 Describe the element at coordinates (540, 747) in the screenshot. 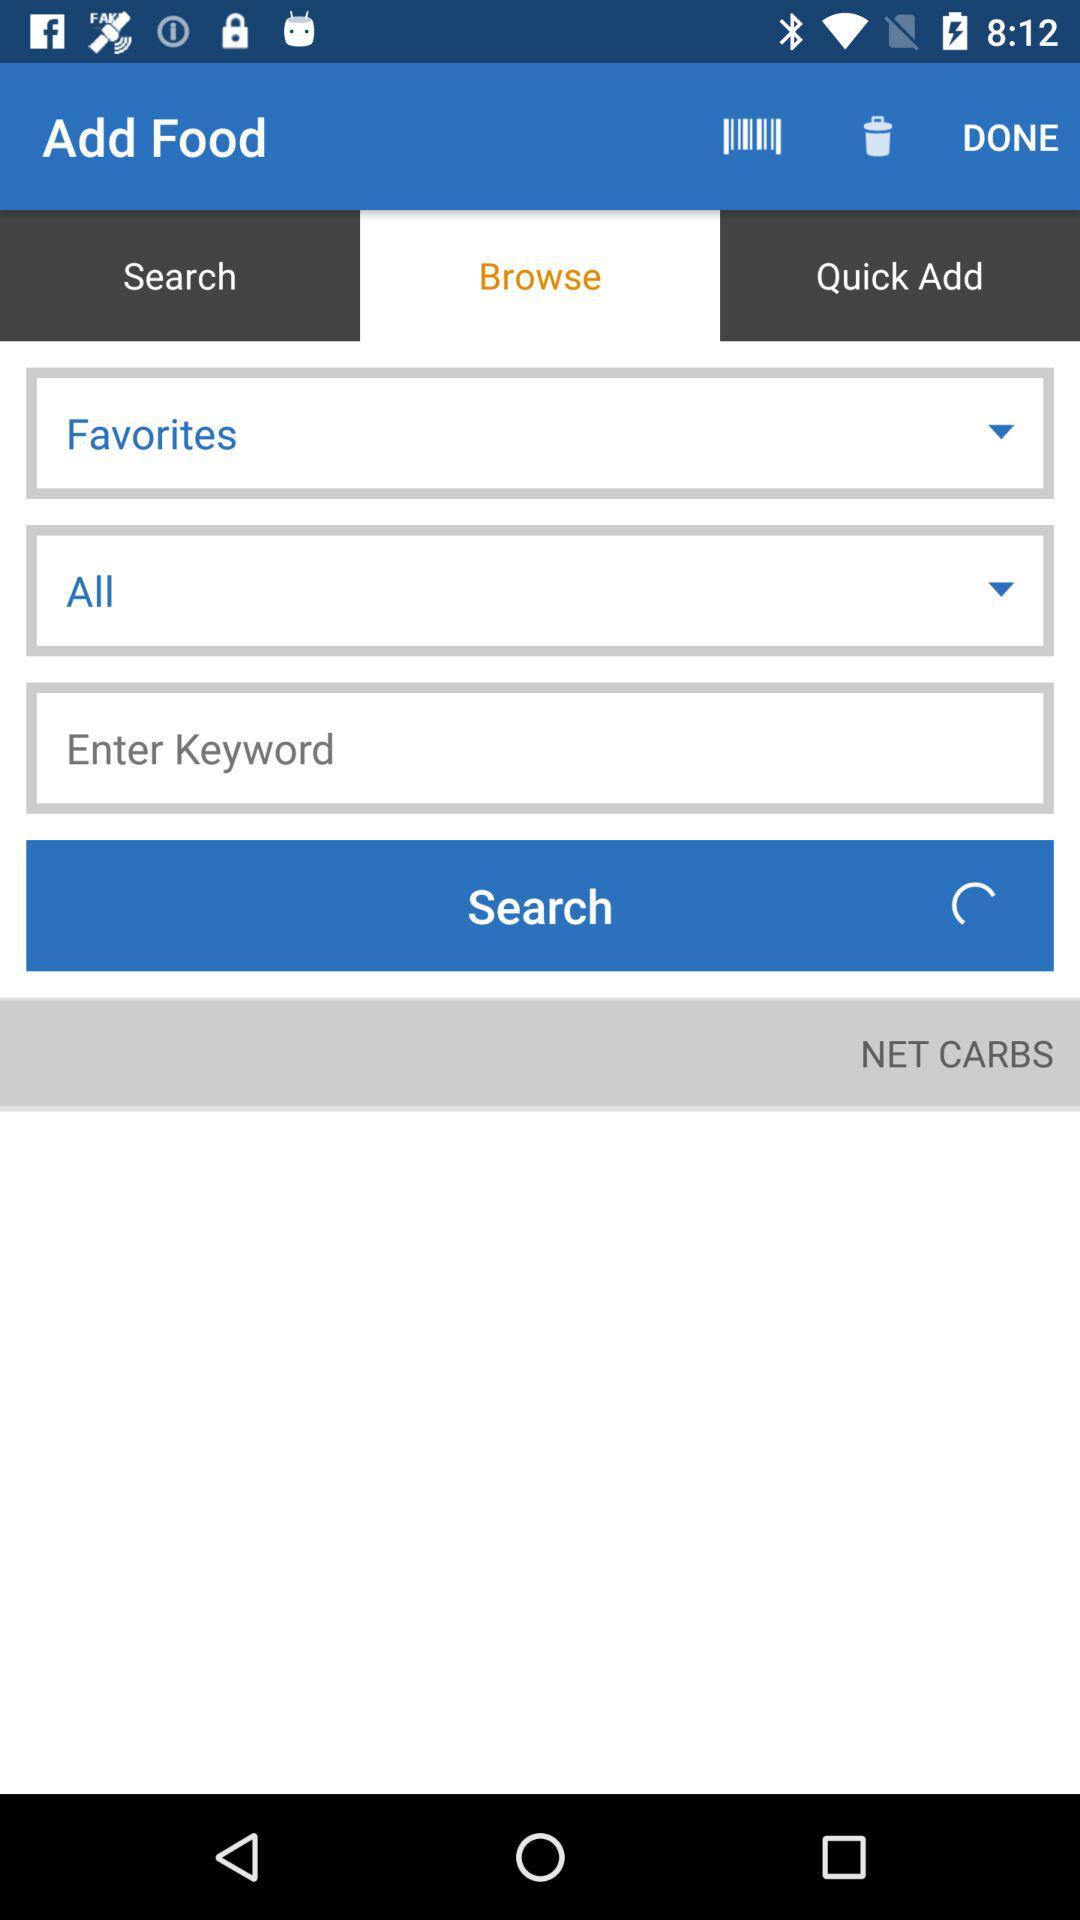

I see `search by keyword` at that location.